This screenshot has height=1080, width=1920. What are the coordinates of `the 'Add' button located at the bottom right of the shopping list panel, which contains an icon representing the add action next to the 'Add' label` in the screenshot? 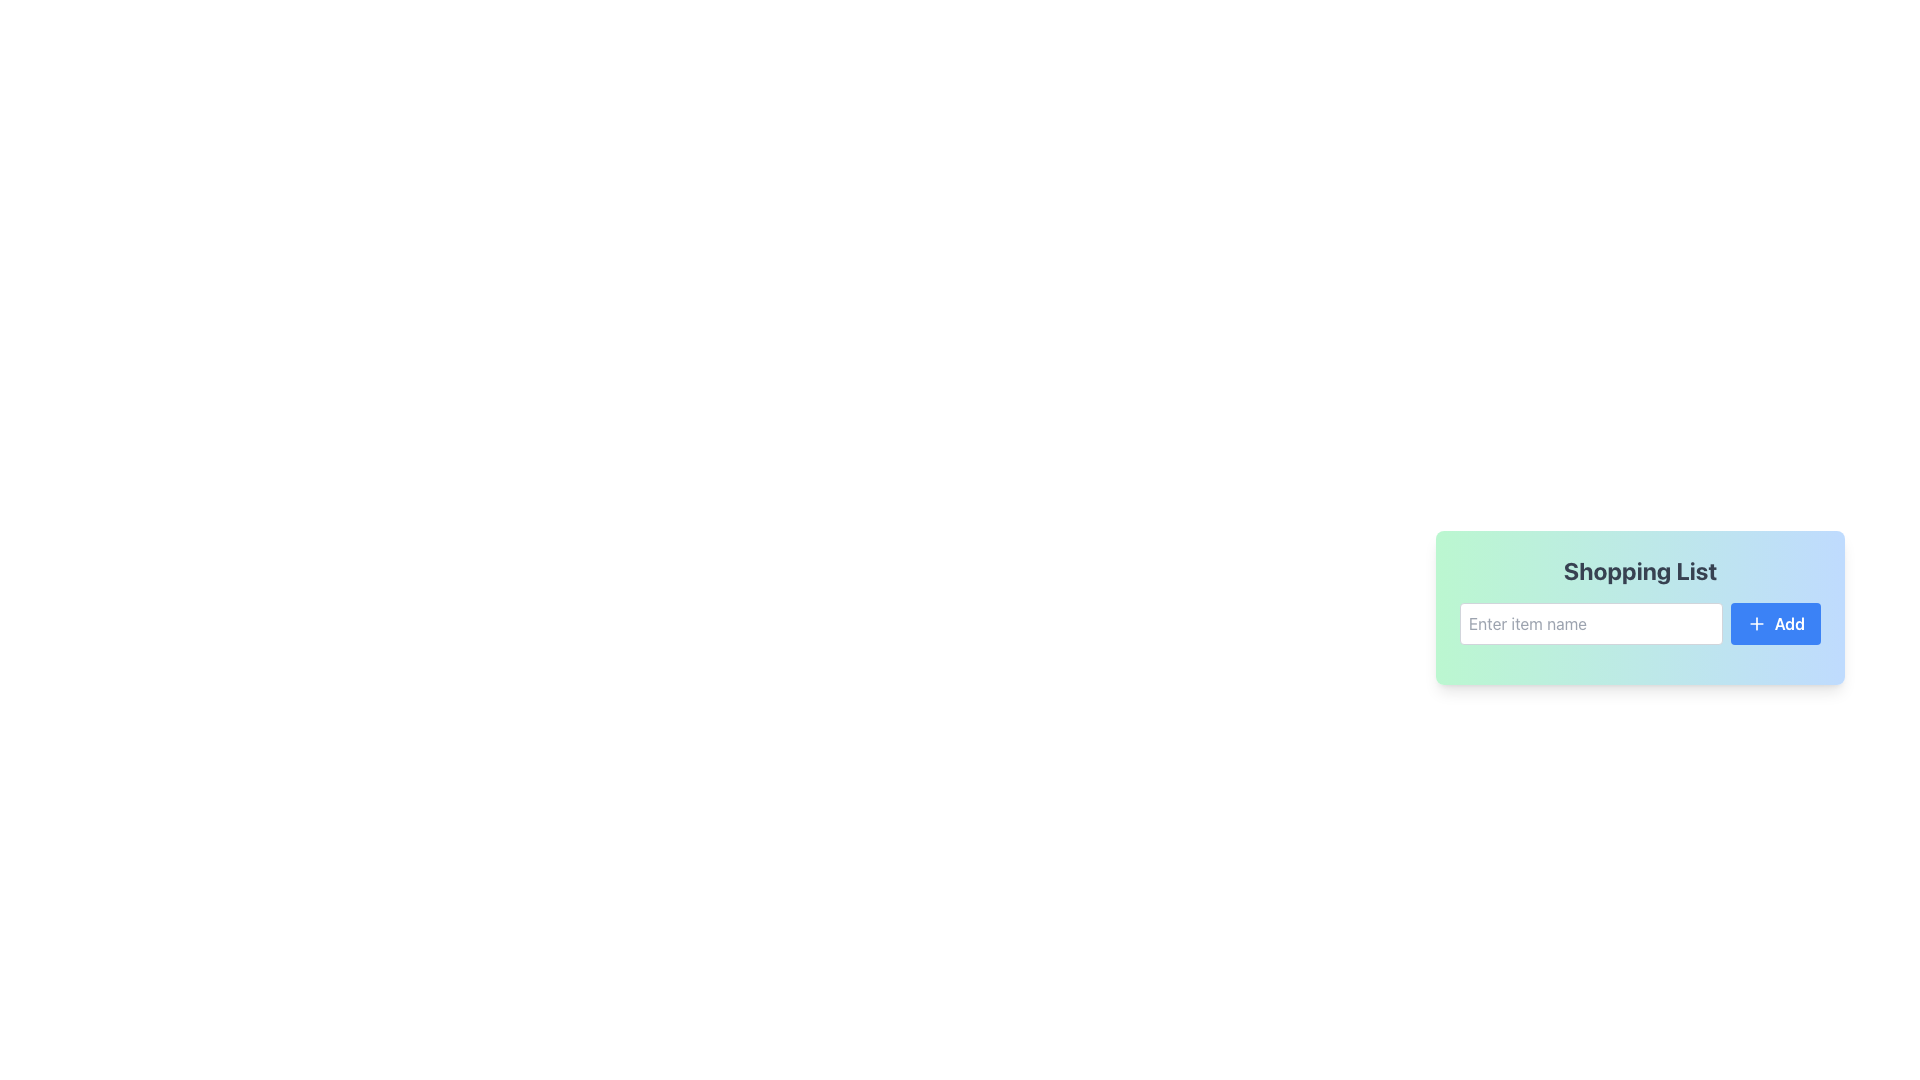 It's located at (1755, 623).